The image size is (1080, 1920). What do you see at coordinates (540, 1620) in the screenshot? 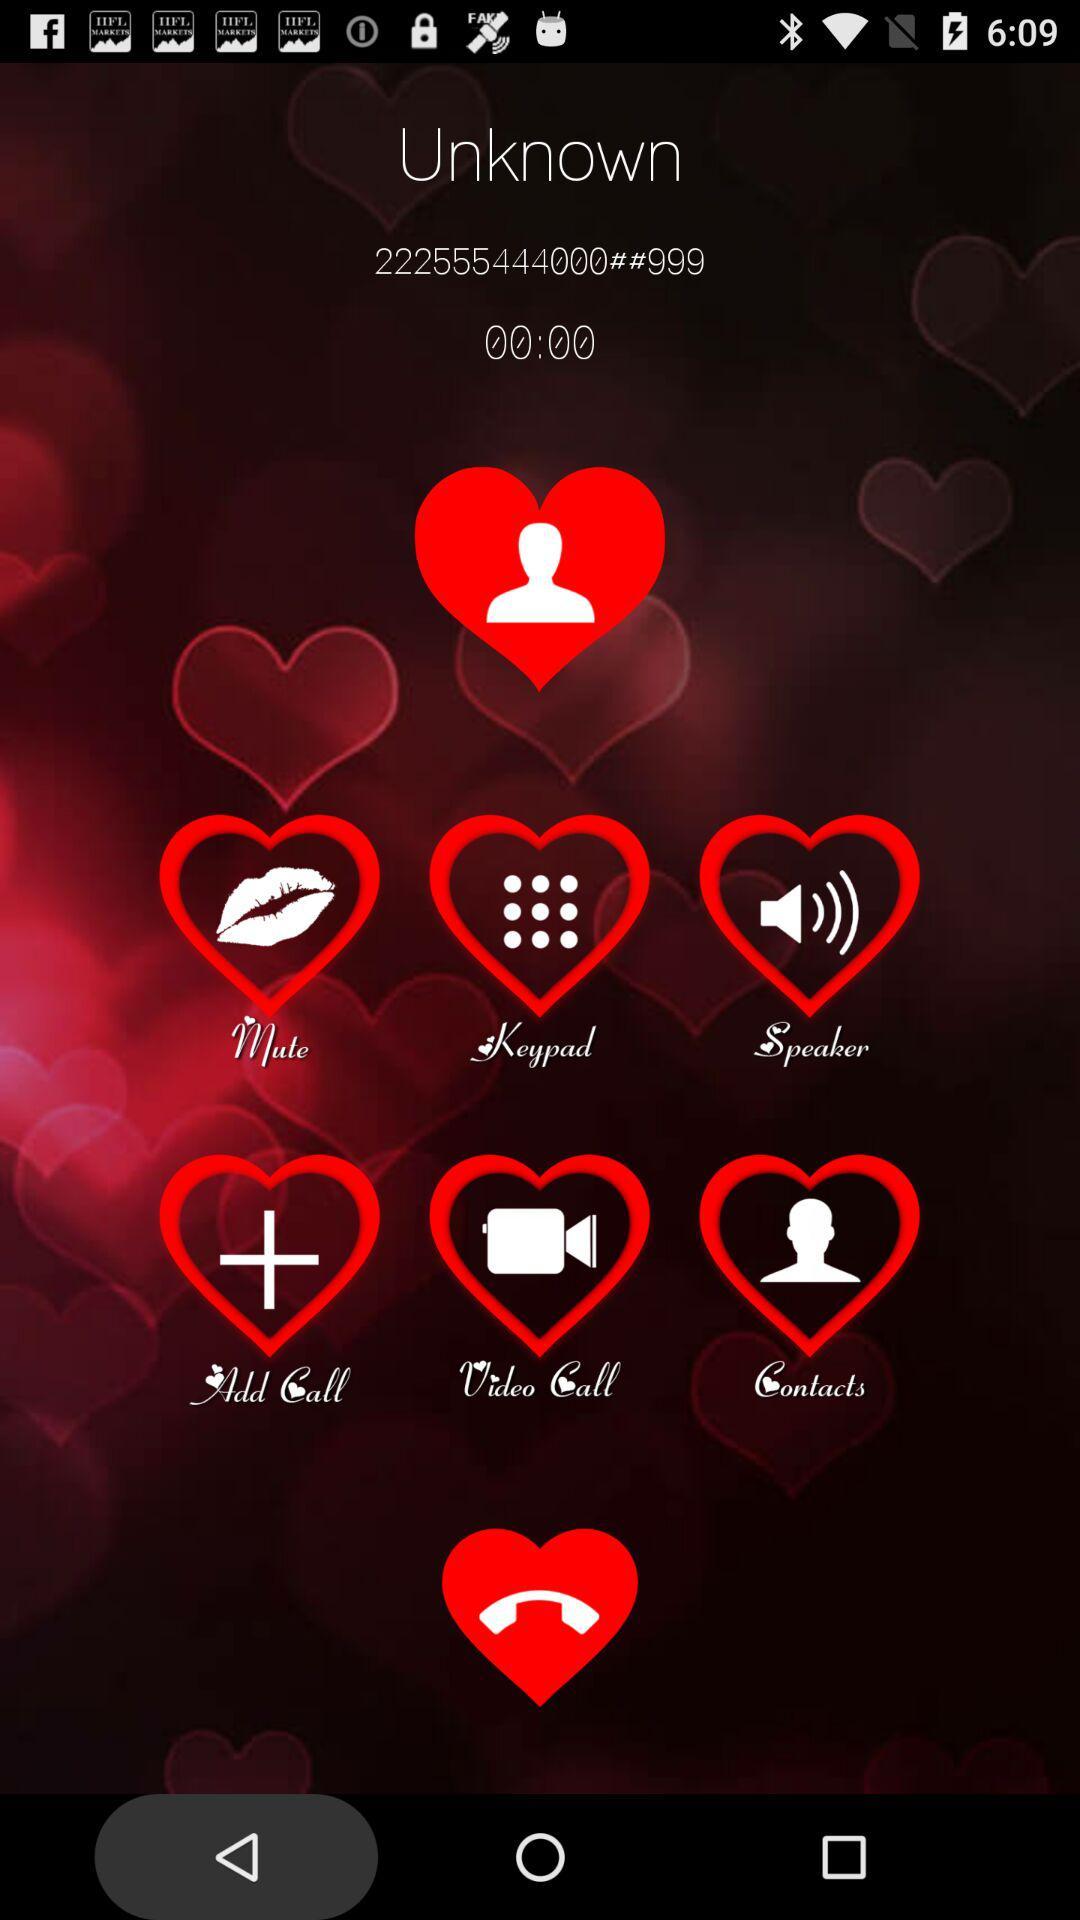
I see `call` at bounding box center [540, 1620].